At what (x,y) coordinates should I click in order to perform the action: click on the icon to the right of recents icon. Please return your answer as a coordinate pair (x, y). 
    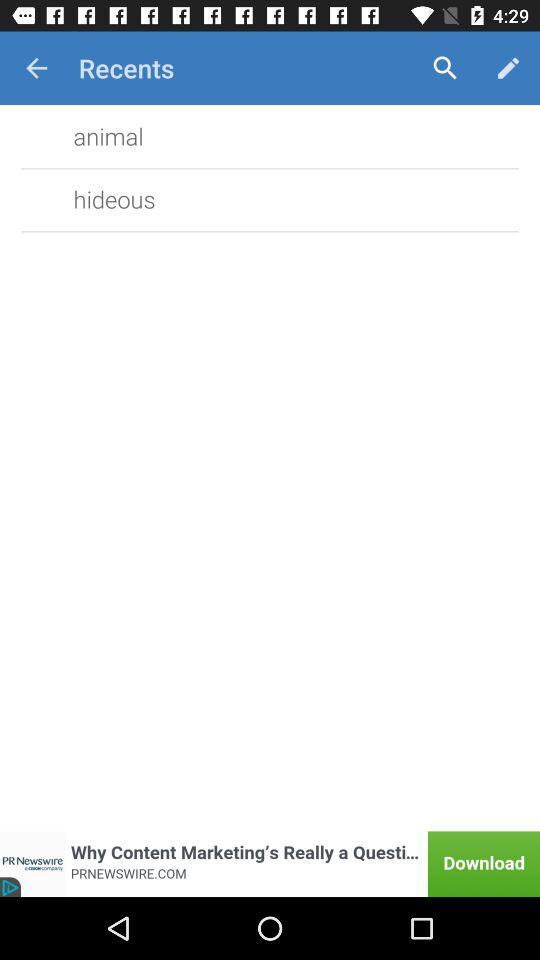
    Looking at the image, I should click on (445, 68).